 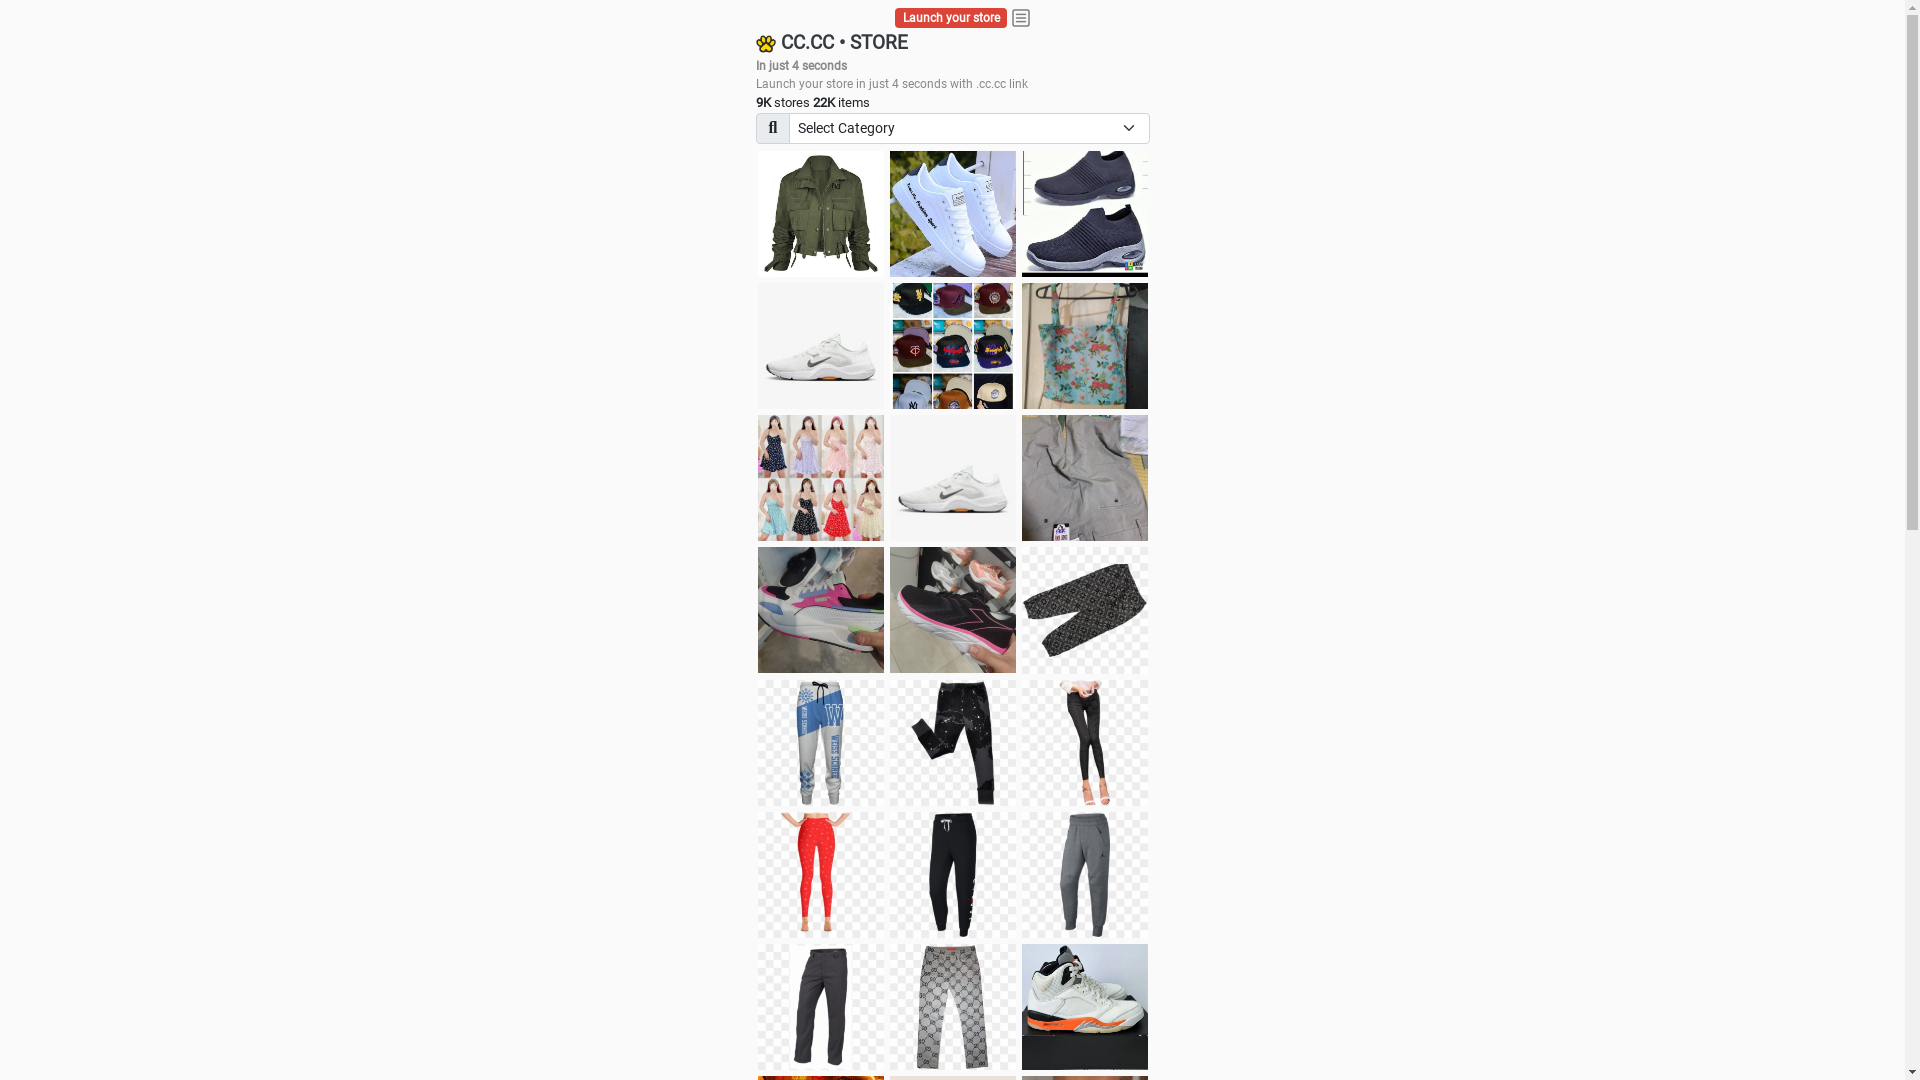 What do you see at coordinates (952, 213) in the screenshot?
I see `'white shoes'` at bounding box center [952, 213].